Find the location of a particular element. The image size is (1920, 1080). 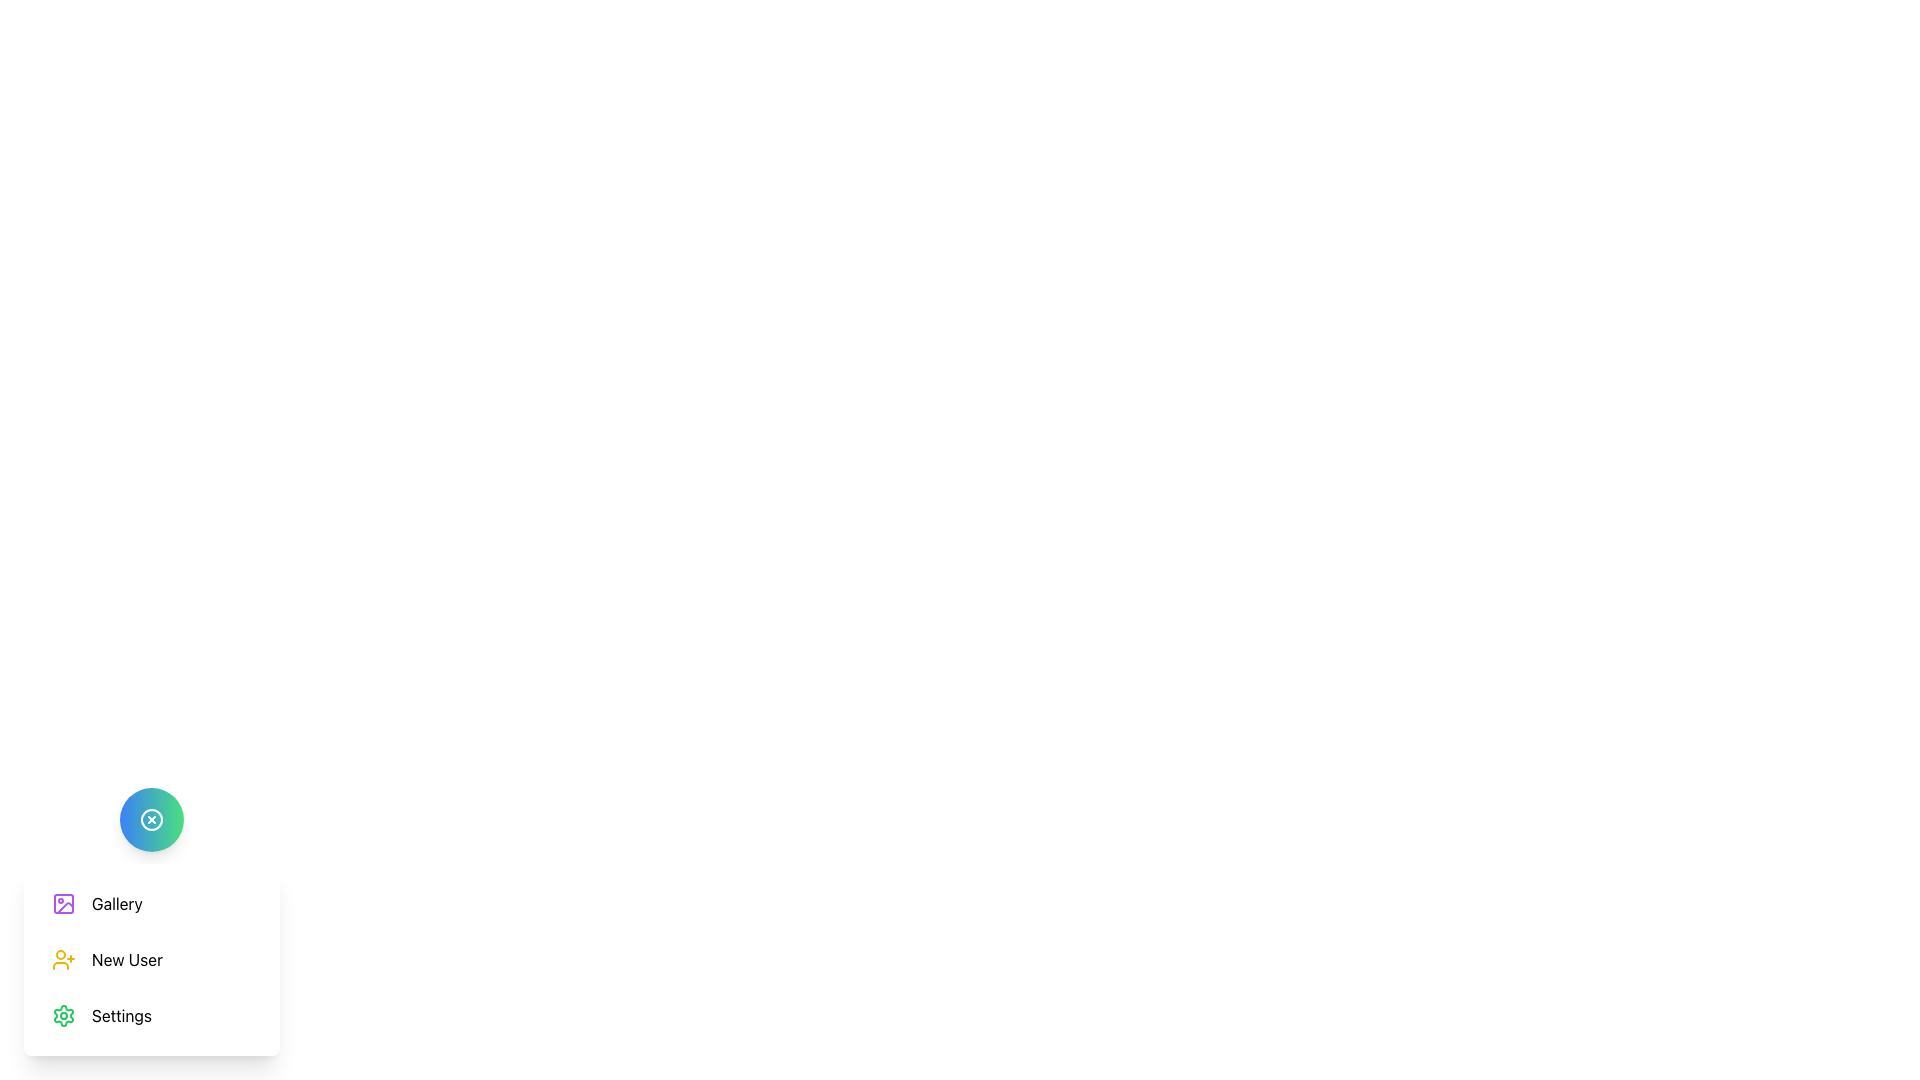

the button used to add a new user, which is the second item in a vertical list positioned below 'Gallery' and above 'Settings' is located at coordinates (106, 959).